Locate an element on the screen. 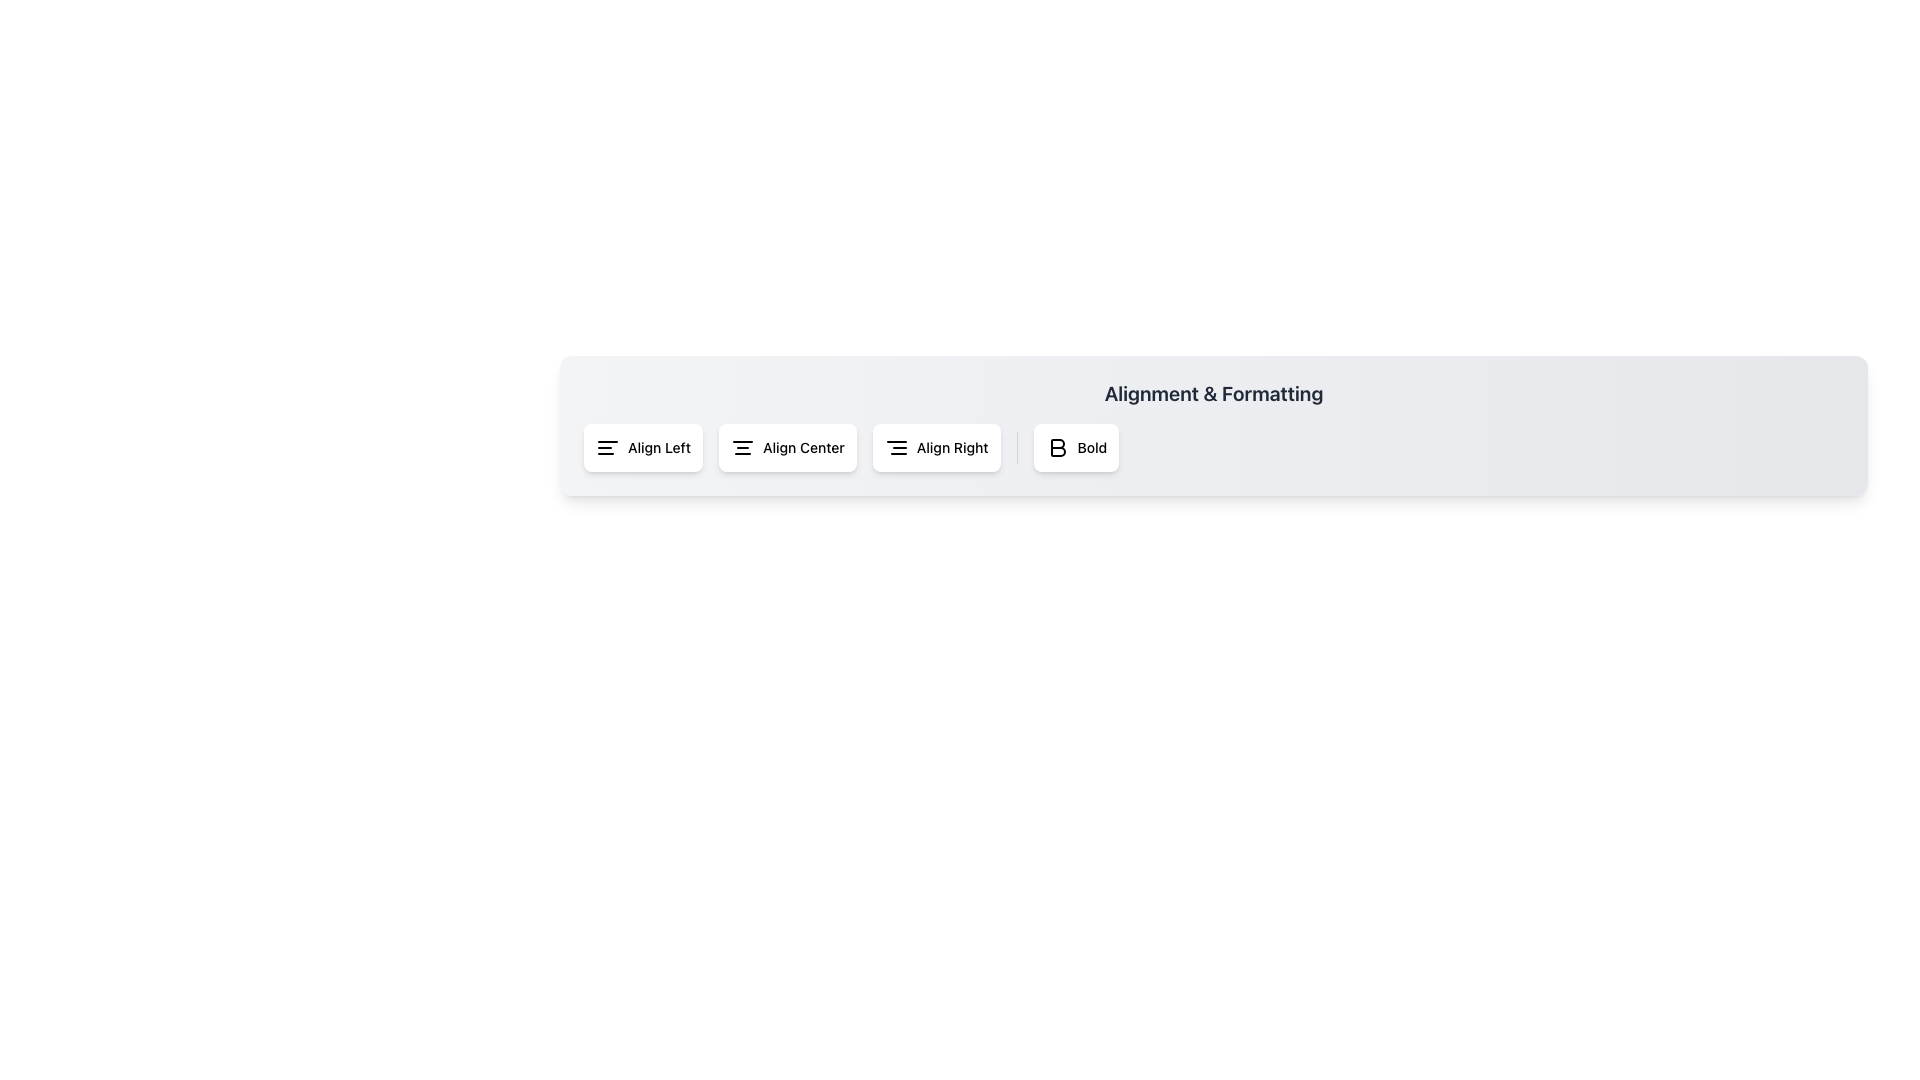  the text label that displays the word 'Bold', which is styled in small font size and aligned right to a bold-styled 'B' icon in the last button of the alignment and formatting toolbar is located at coordinates (1091, 446).